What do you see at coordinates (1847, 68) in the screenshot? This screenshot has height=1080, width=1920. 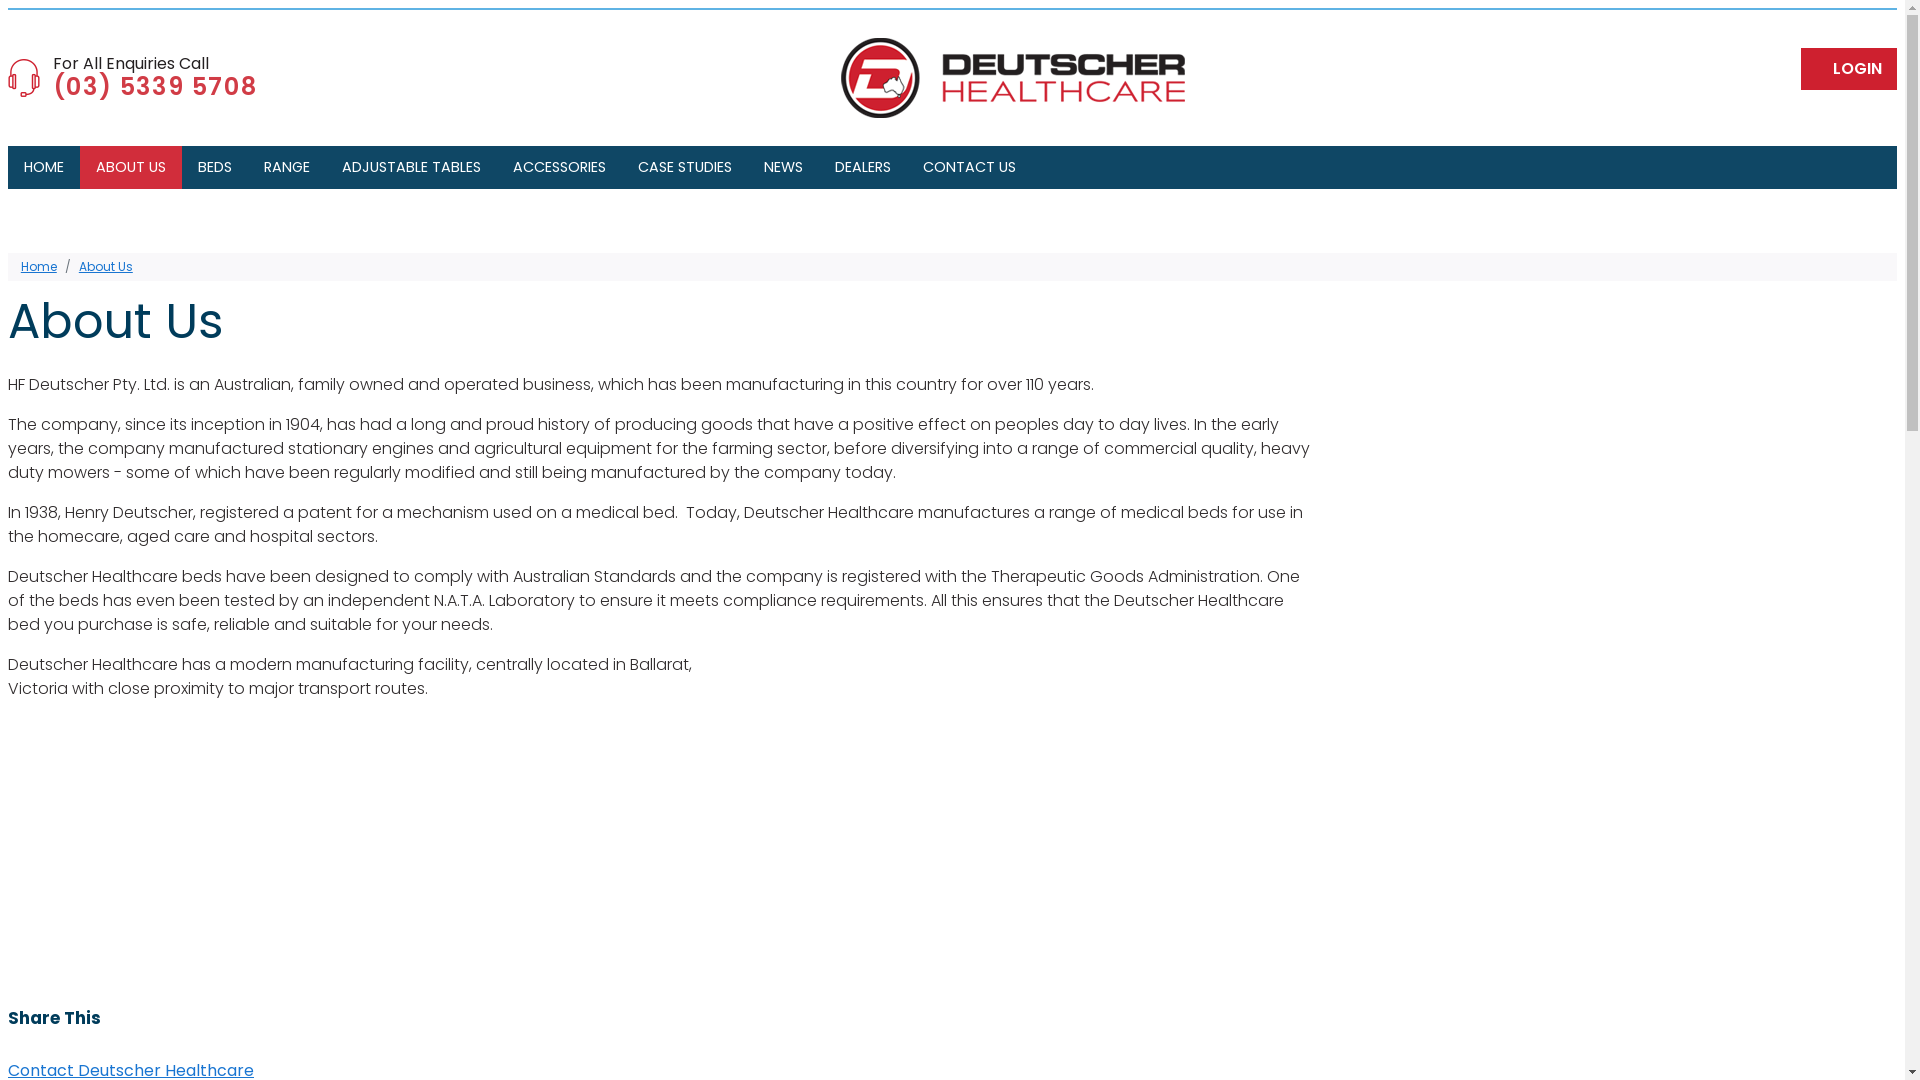 I see `'LOGIN'` at bounding box center [1847, 68].